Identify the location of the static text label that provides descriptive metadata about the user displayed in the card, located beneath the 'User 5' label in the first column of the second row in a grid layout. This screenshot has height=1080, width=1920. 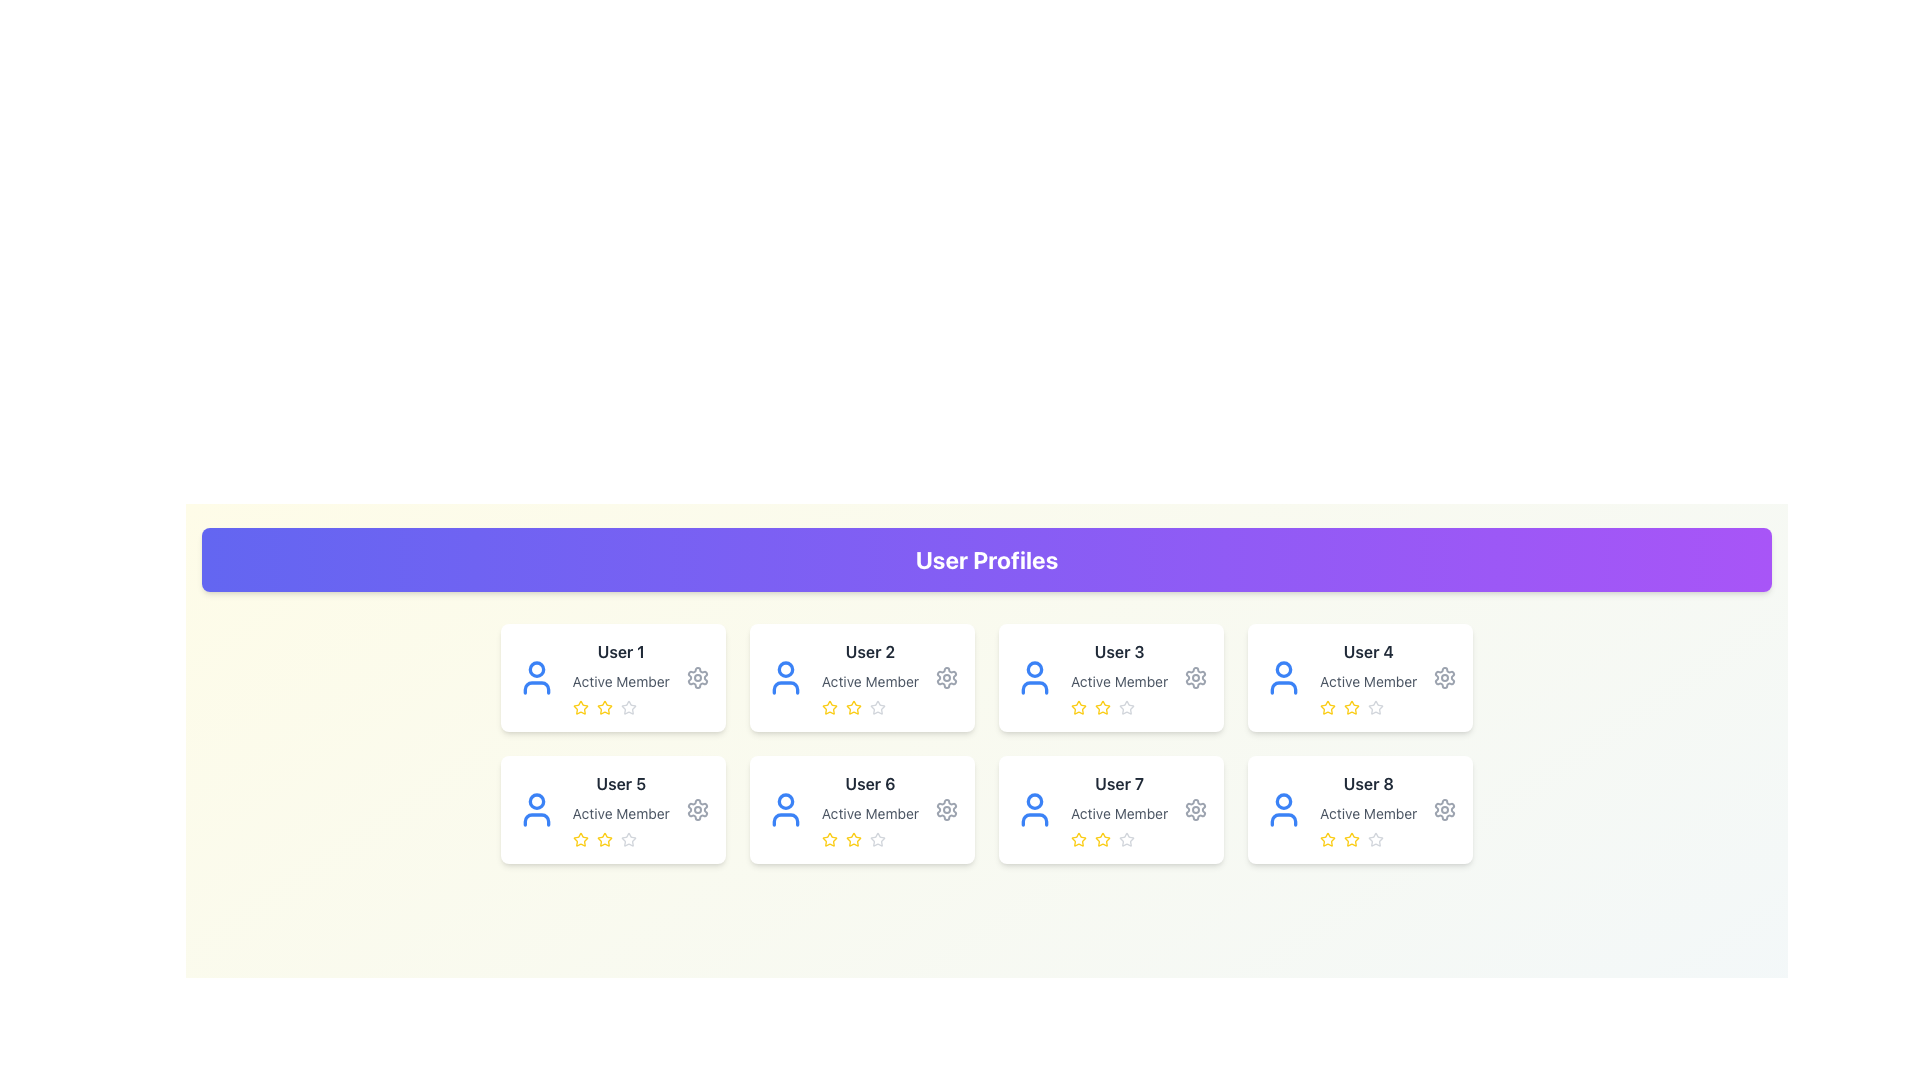
(620, 813).